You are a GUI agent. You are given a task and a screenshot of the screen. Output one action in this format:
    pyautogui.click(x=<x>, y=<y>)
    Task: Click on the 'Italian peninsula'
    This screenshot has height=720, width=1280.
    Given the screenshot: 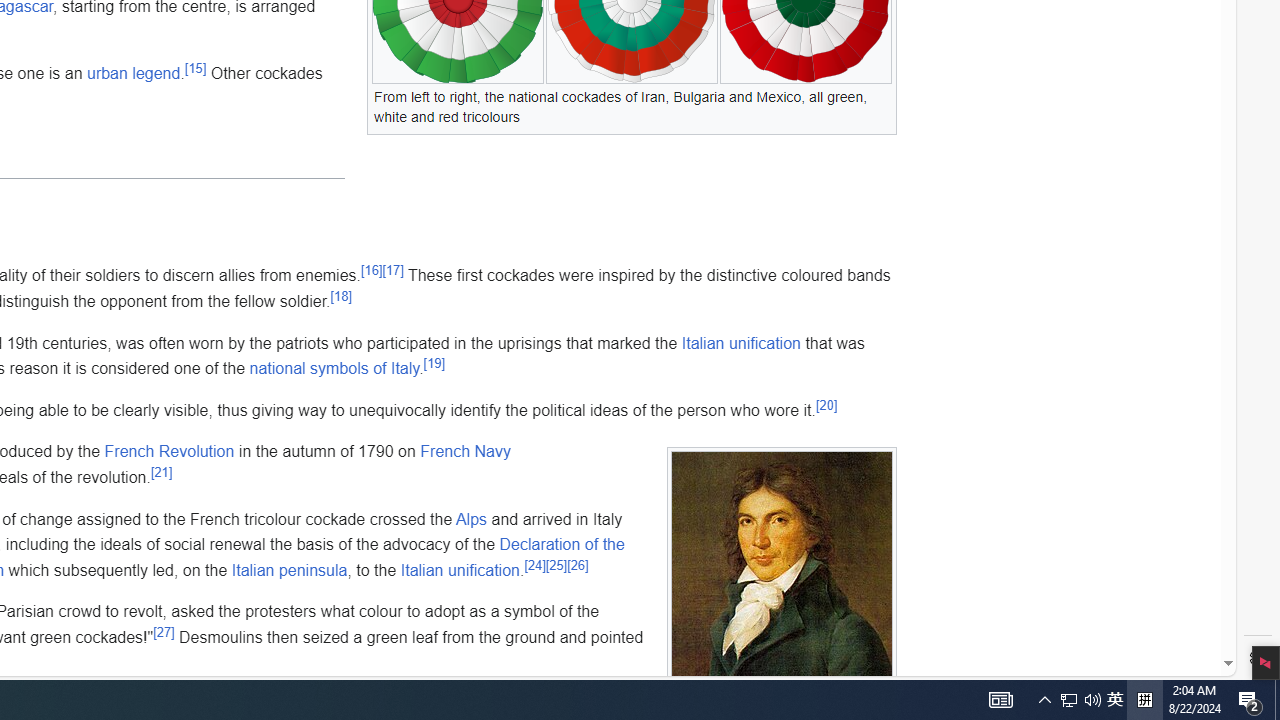 What is the action you would take?
    pyautogui.click(x=288, y=569)
    